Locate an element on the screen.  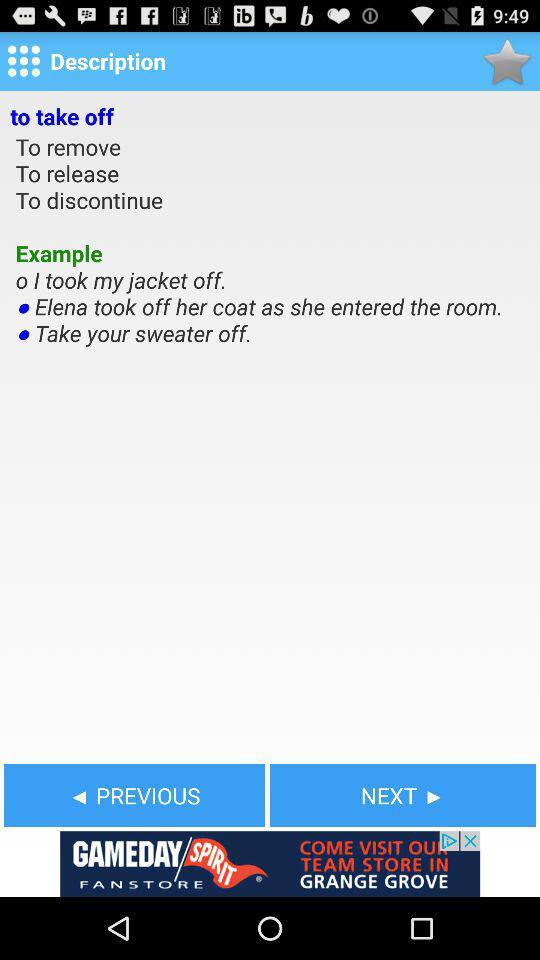
fovread is located at coordinates (507, 61).